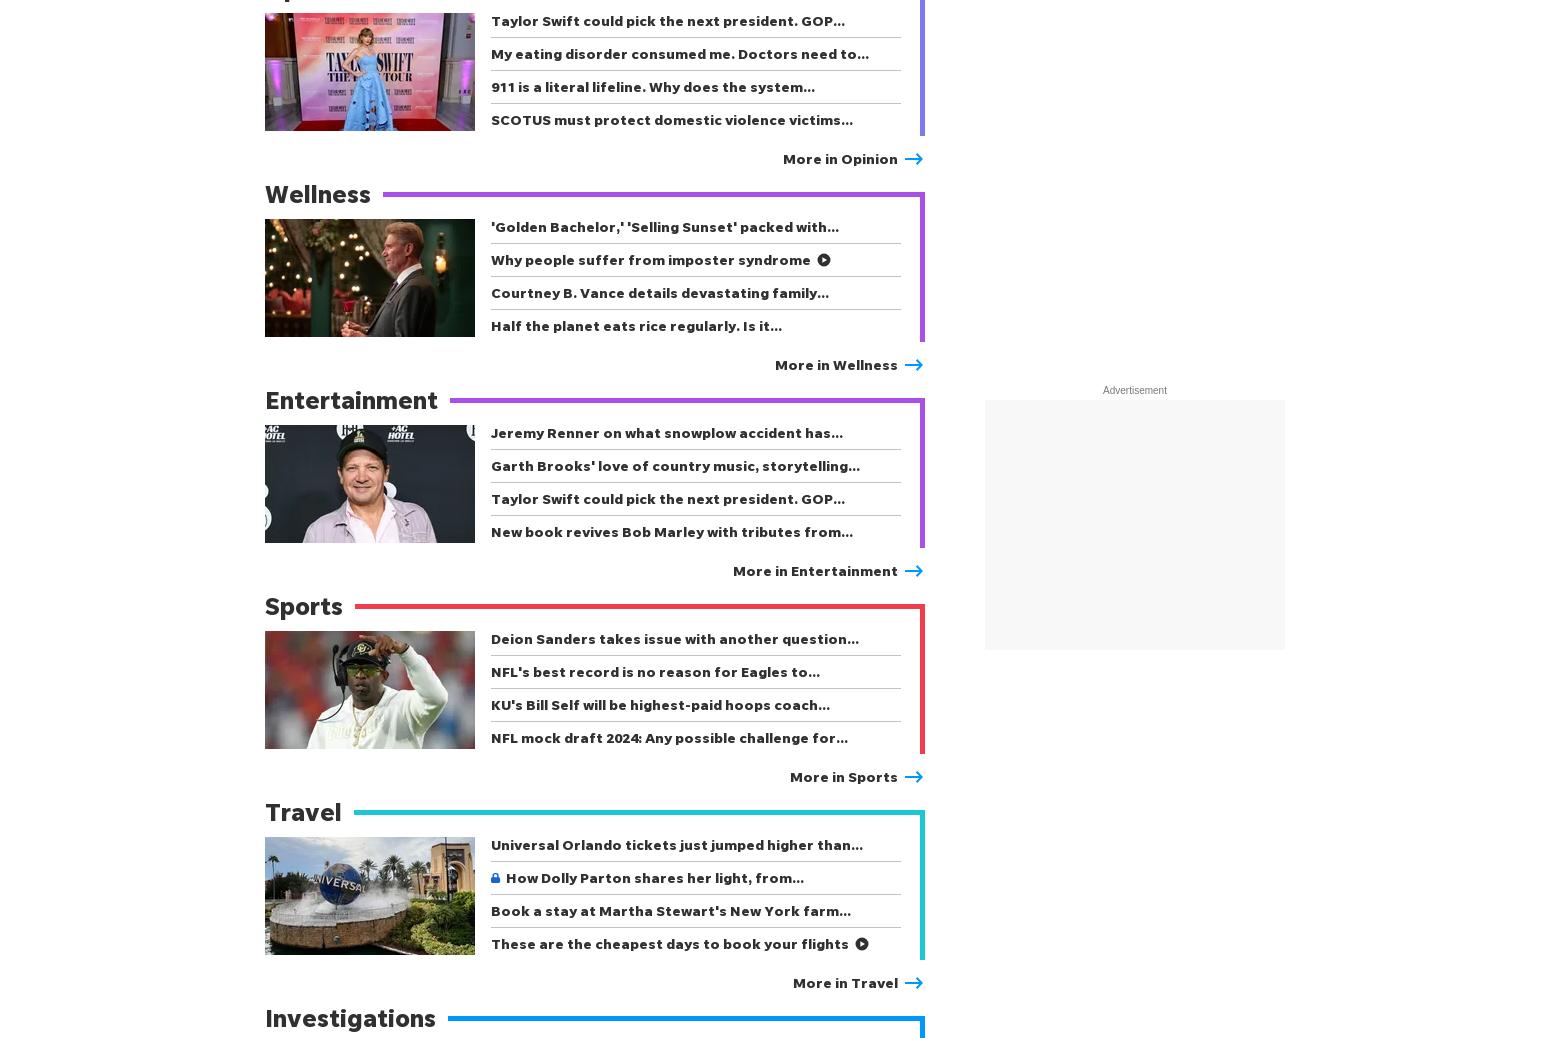 This screenshot has height=1038, width=1550. Describe the element at coordinates (670, 530) in the screenshot. I see `'New book revives Bob Marley with tributes from…'` at that location.